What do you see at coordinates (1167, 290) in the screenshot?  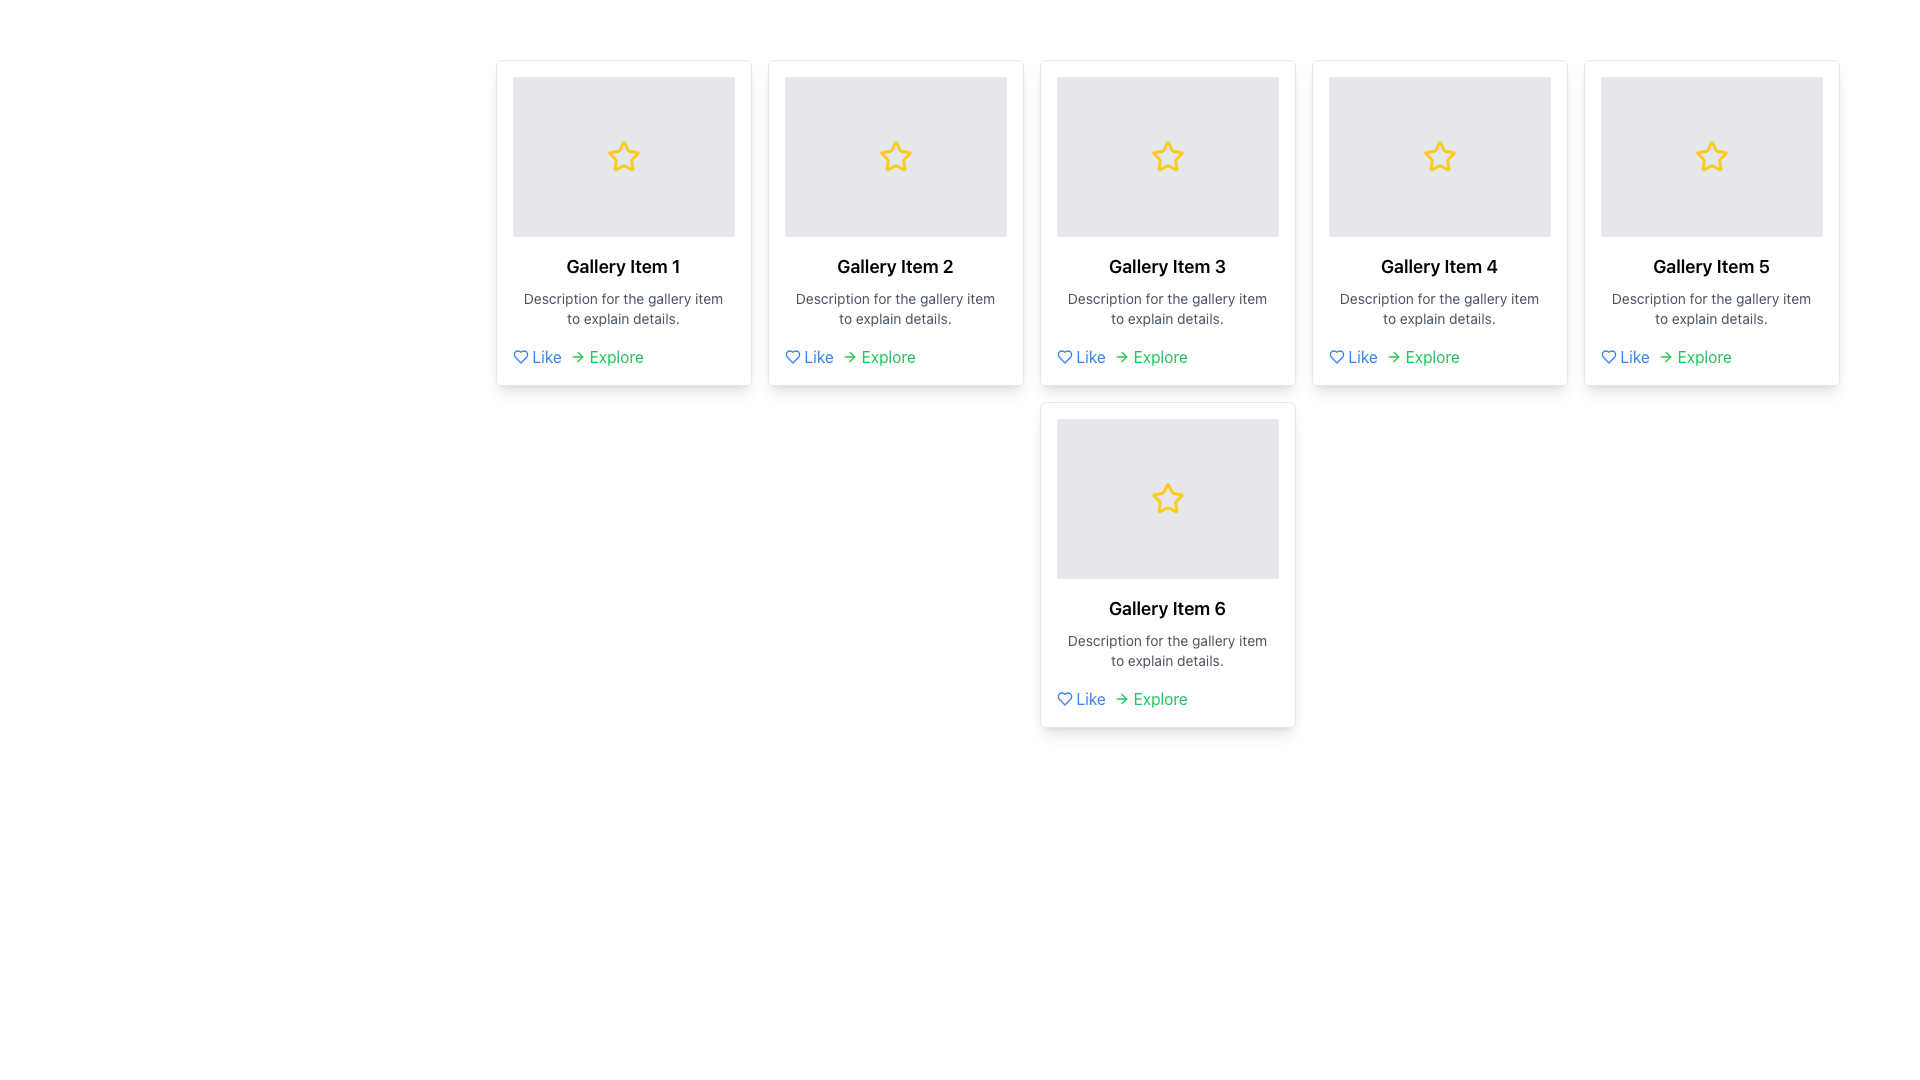 I see `the Text Block that provides a title and description for the gallery item located in the 'Gallery Item 3' card` at bounding box center [1167, 290].